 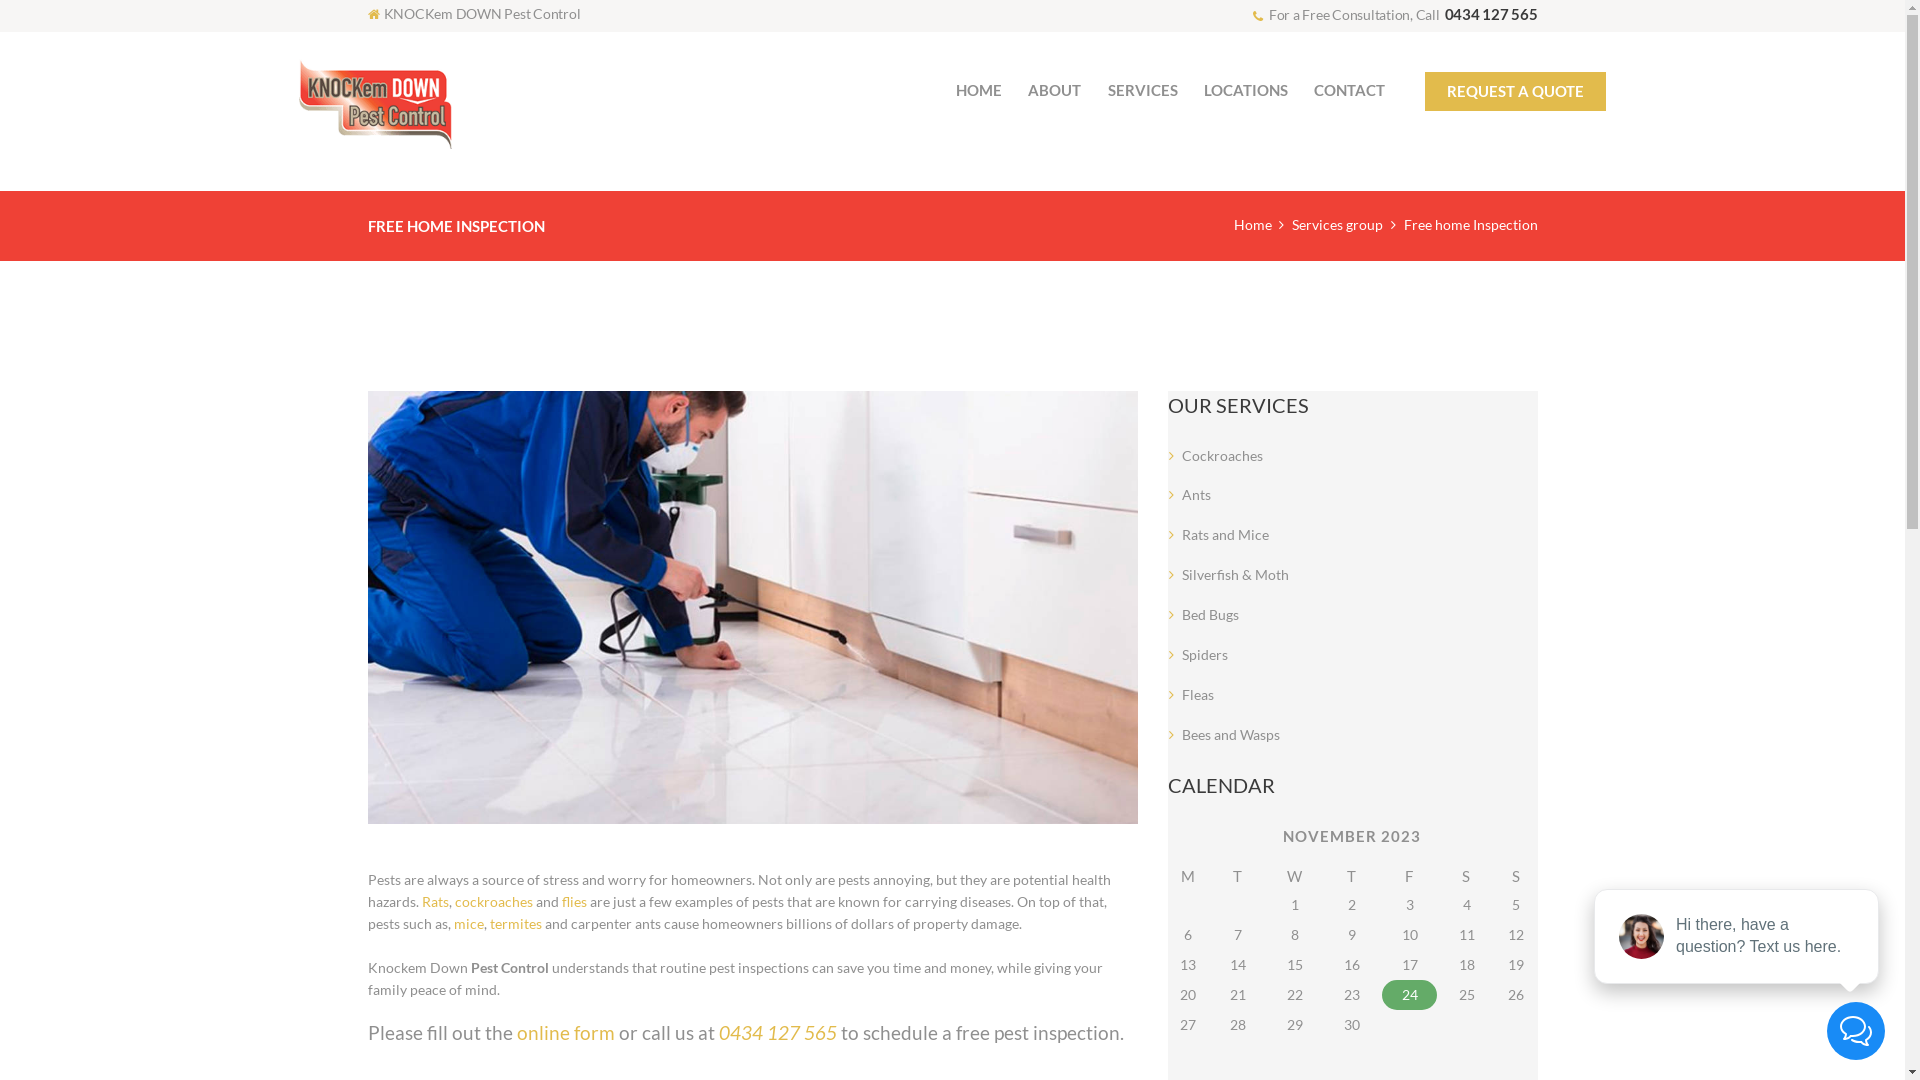 What do you see at coordinates (1229, 734) in the screenshot?
I see `'Bees and Wasps'` at bounding box center [1229, 734].